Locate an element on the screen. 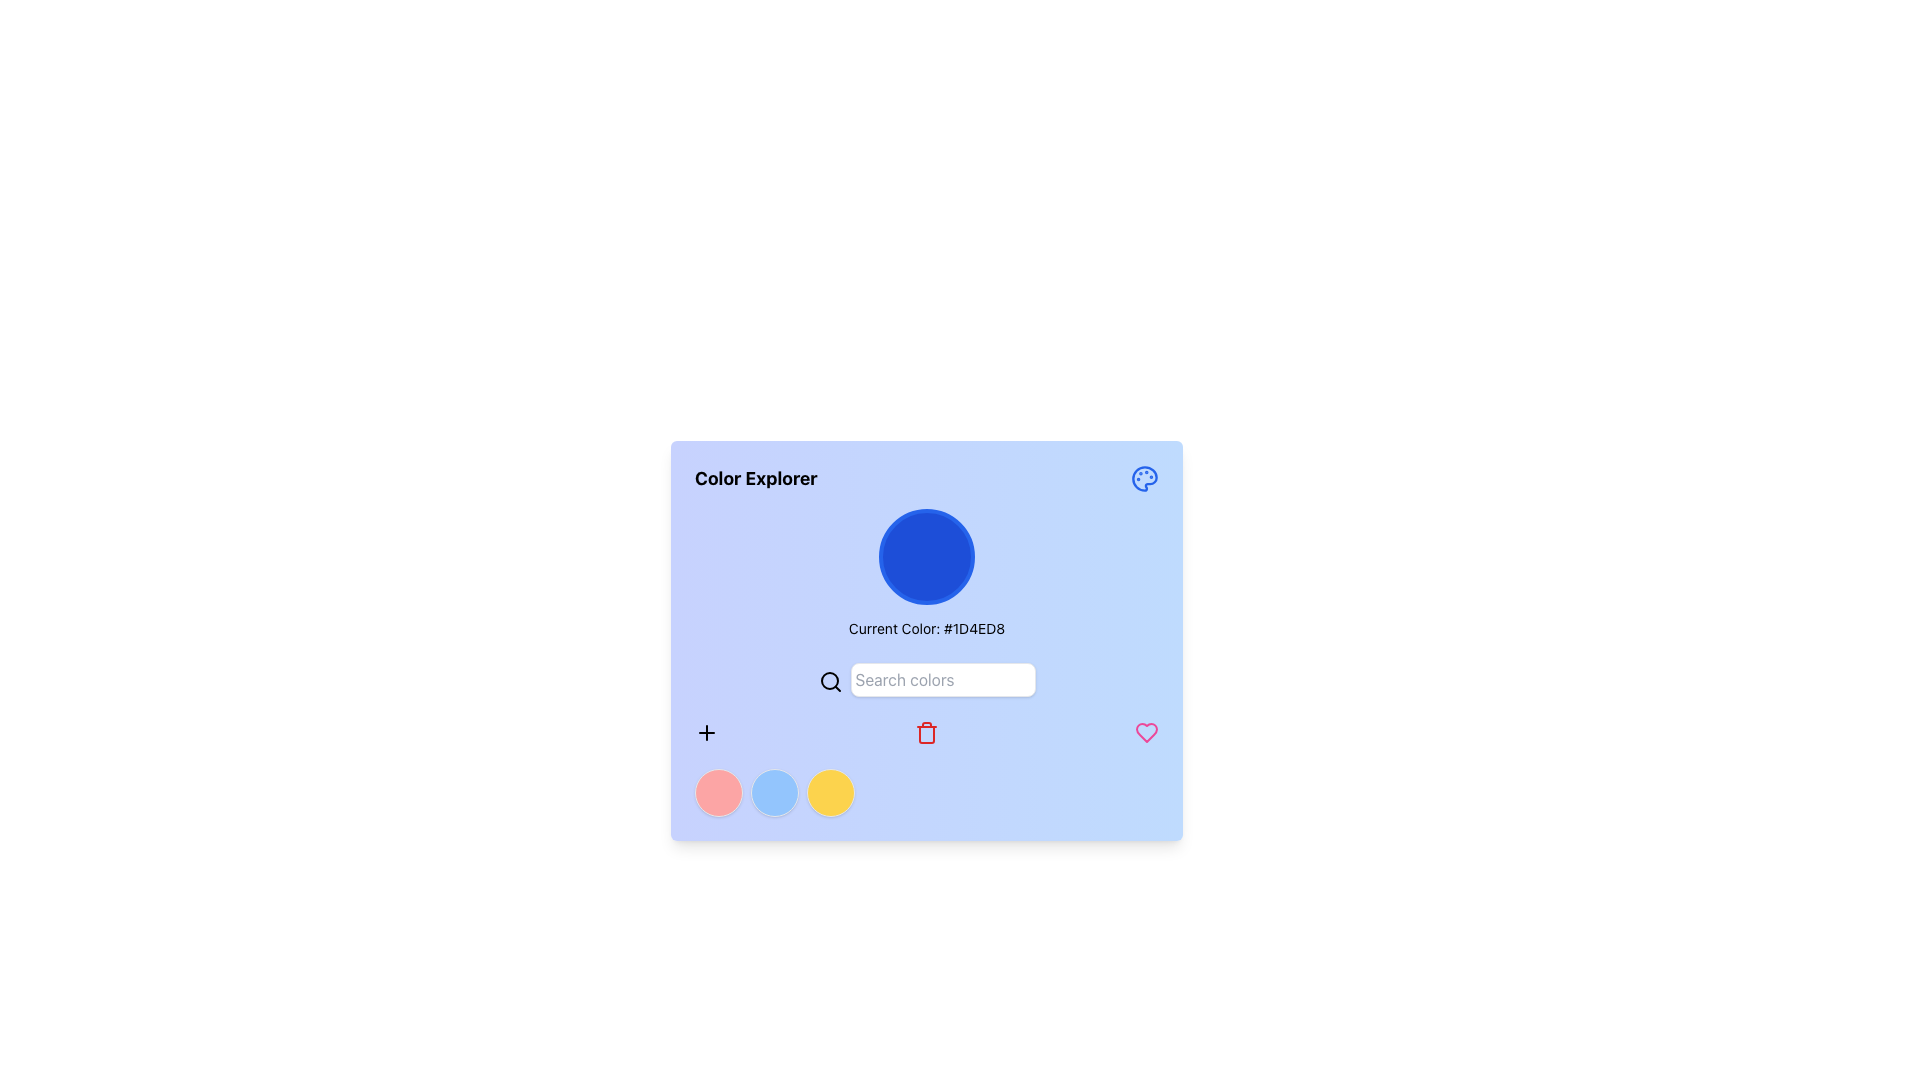 This screenshot has height=1080, width=1920. the blue palette-shaped icon with circular accents located at the top-right corner of the 'Color Explorer' panel is located at coordinates (1145, 478).